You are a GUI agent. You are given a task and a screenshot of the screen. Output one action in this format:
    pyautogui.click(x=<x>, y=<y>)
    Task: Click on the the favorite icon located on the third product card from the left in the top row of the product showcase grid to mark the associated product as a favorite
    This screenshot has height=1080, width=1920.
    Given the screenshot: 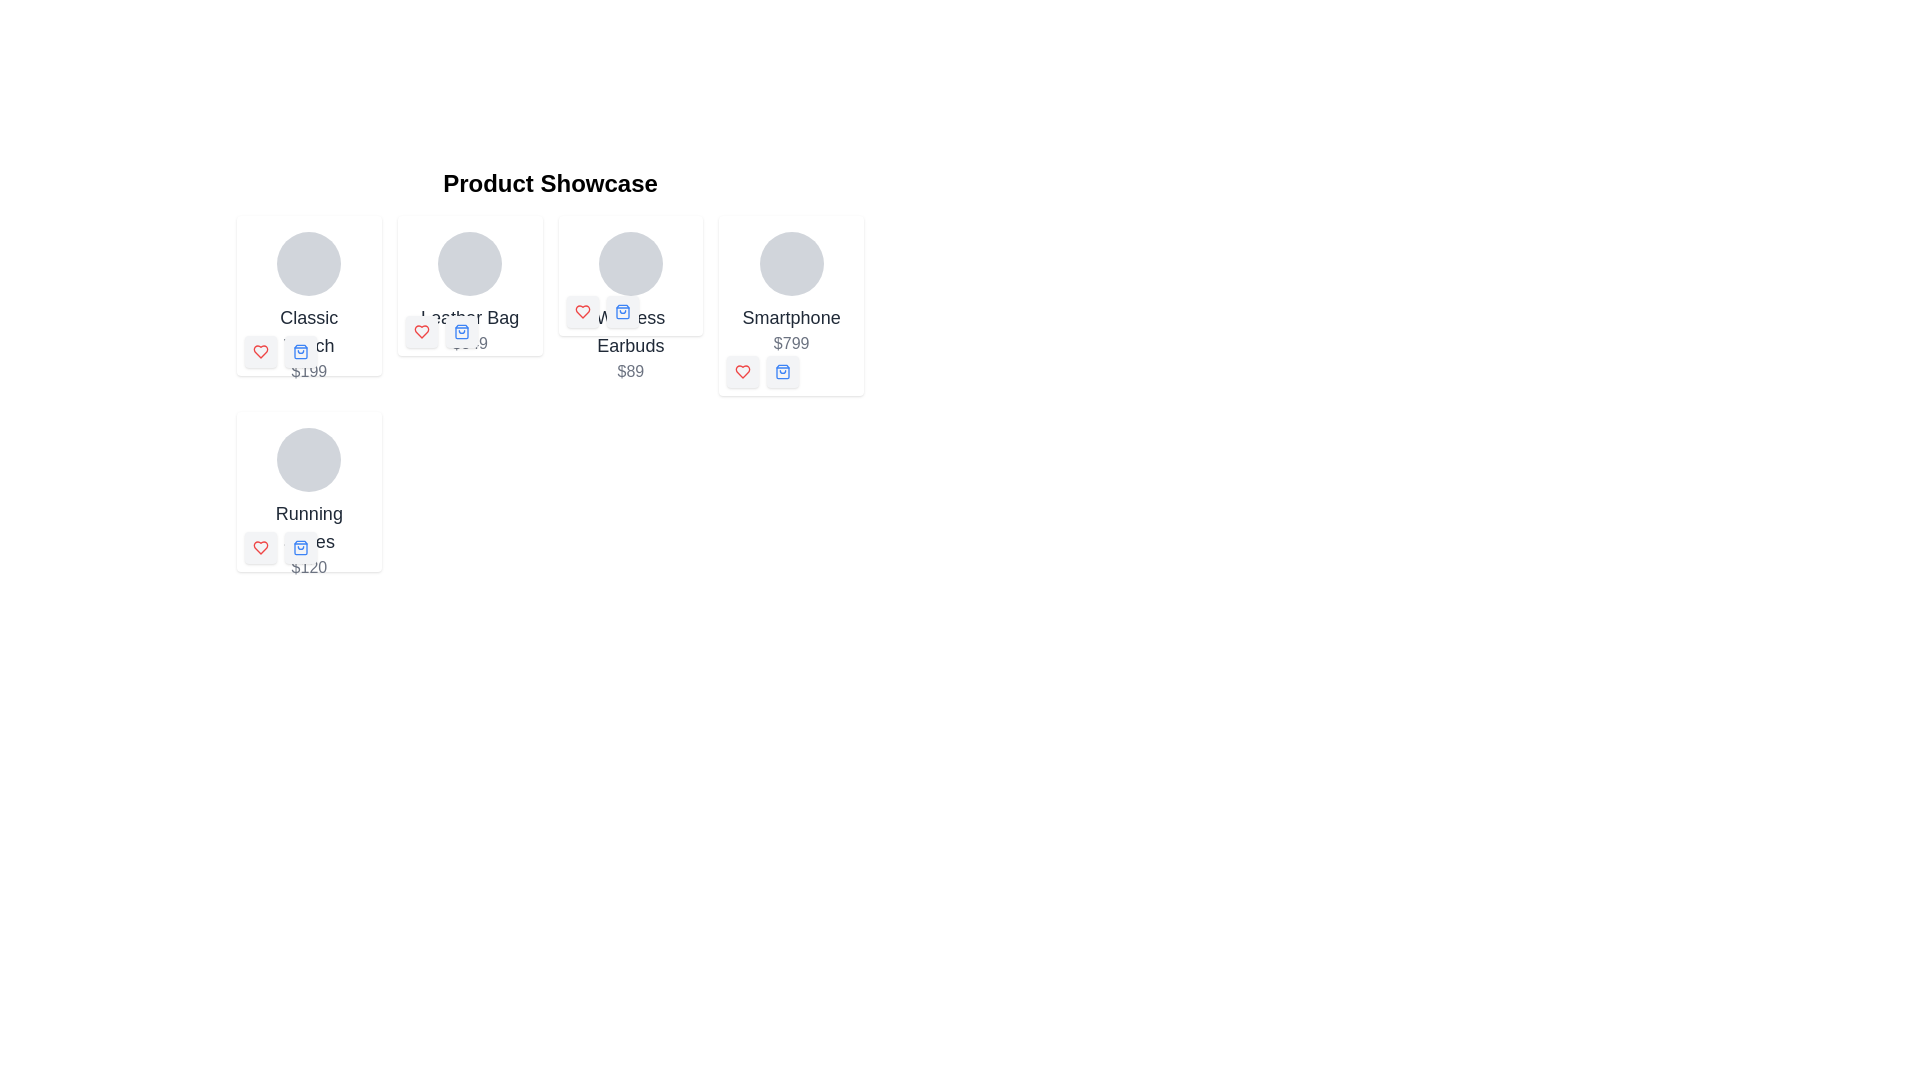 What is the action you would take?
    pyautogui.click(x=581, y=312)
    